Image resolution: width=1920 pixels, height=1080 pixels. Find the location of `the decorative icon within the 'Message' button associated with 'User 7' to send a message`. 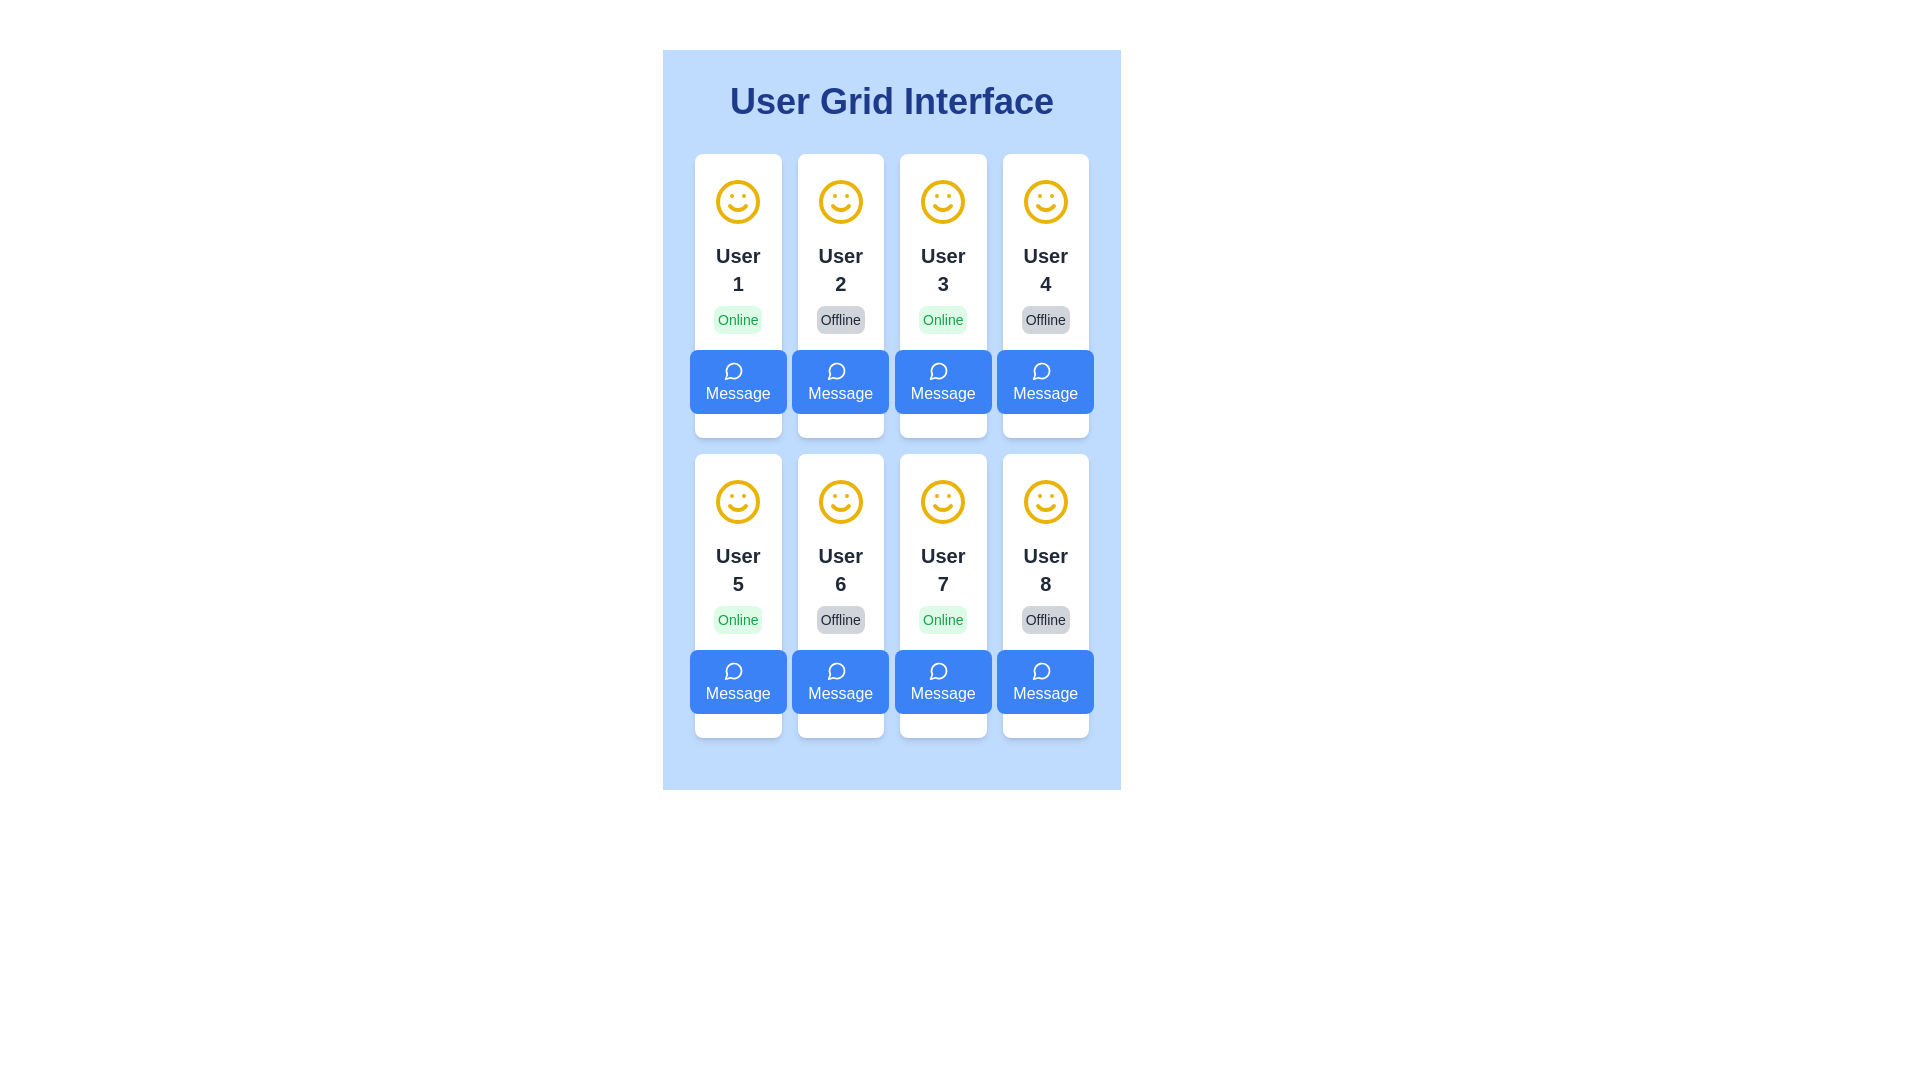

the decorative icon within the 'Message' button associated with 'User 7' to send a message is located at coordinates (938, 670).